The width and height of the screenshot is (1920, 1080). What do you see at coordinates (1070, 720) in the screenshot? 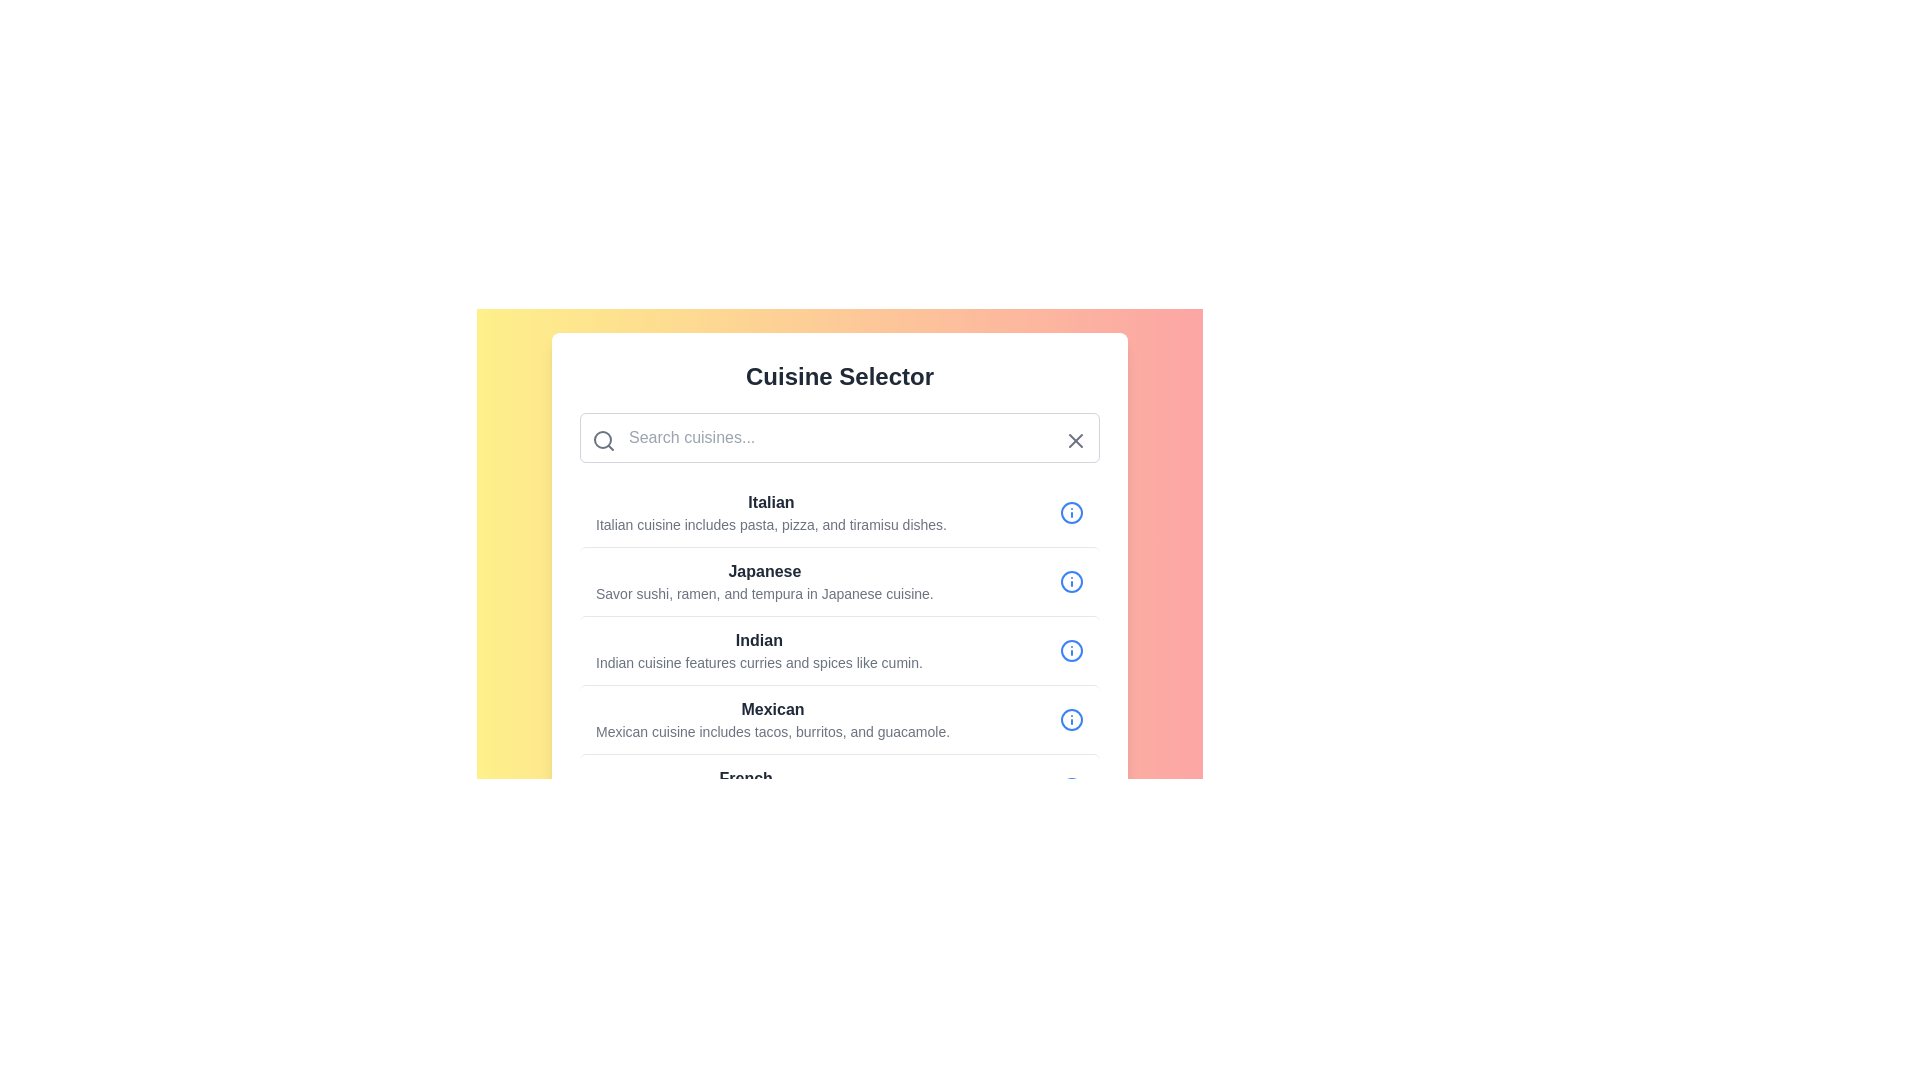
I see `the information indicator icon (circle with additional inside elements) adjacent to the 'Mexican' text` at bounding box center [1070, 720].